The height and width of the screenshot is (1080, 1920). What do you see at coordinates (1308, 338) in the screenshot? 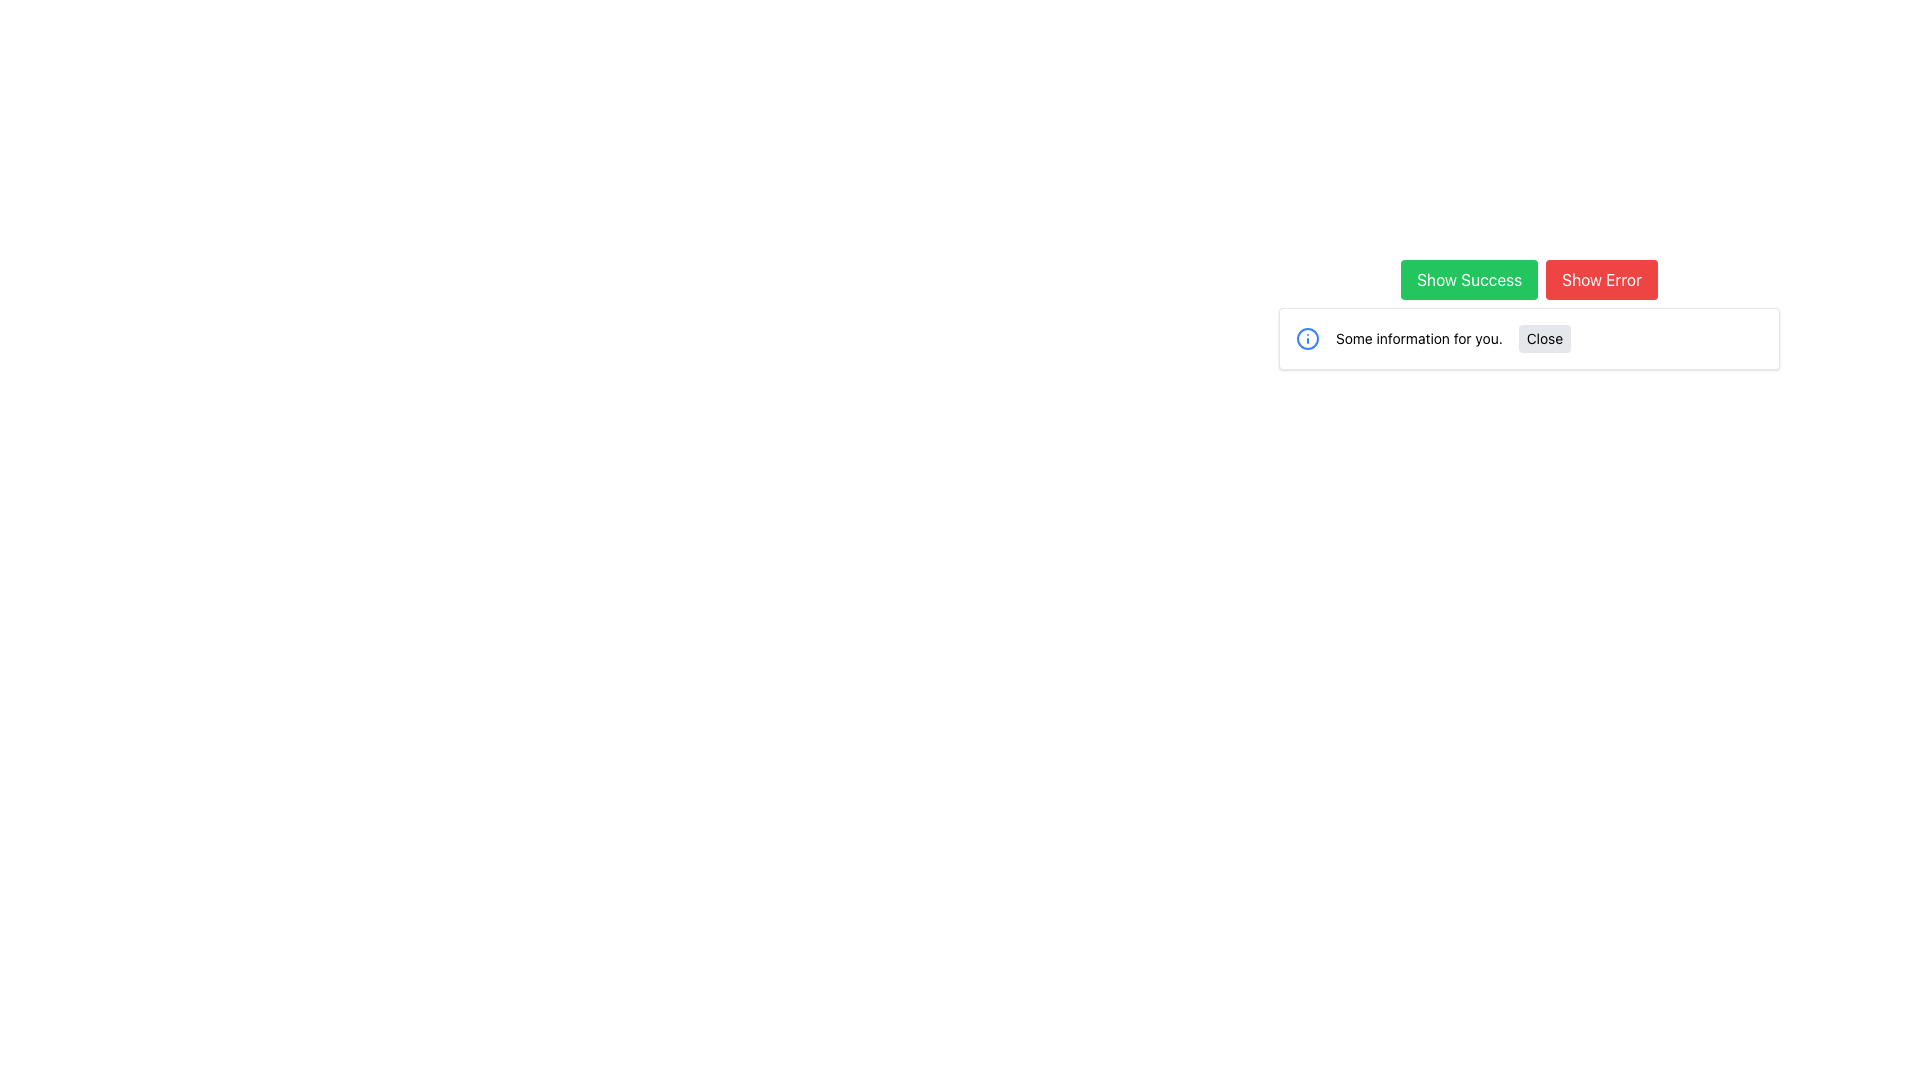
I see `the central circle of the informational icon with a blue outline` at bounding box center [1308, 338].